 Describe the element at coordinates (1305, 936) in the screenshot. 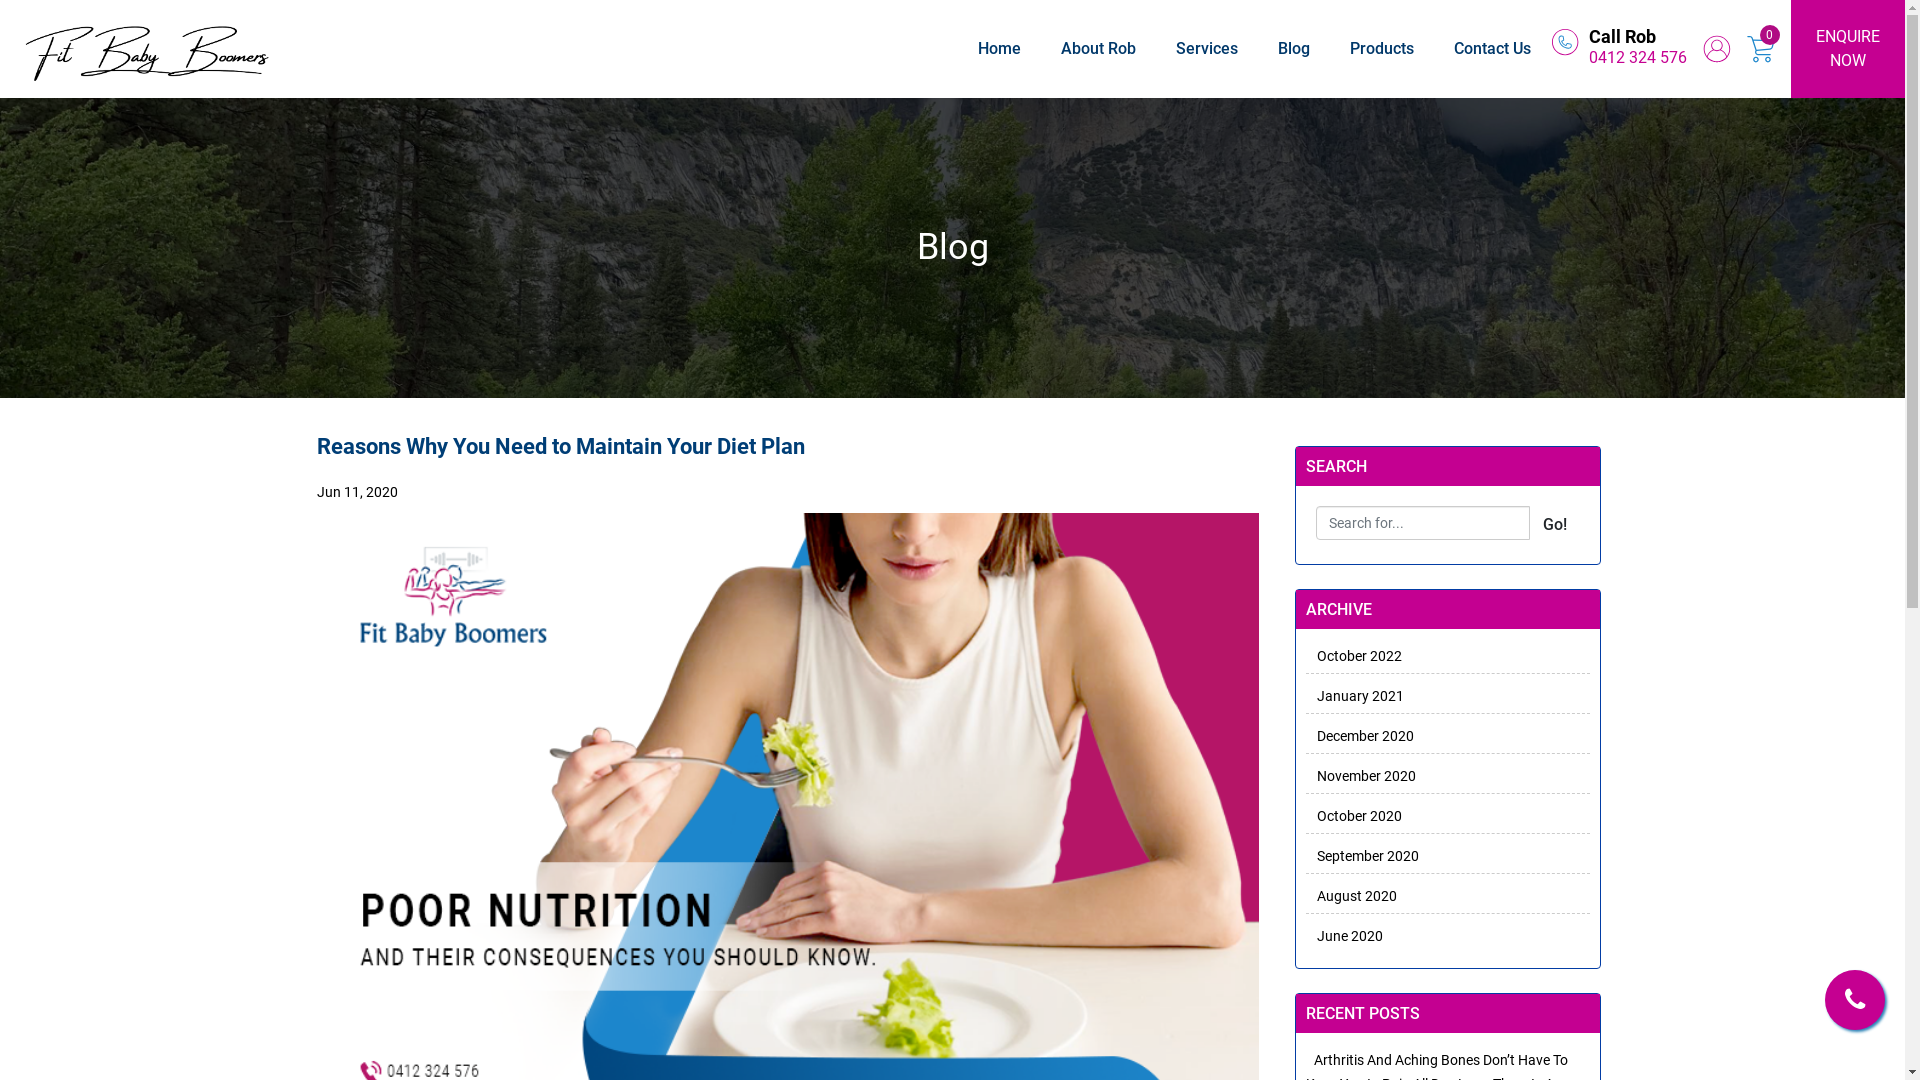

I see `'June 2020'` at that location.